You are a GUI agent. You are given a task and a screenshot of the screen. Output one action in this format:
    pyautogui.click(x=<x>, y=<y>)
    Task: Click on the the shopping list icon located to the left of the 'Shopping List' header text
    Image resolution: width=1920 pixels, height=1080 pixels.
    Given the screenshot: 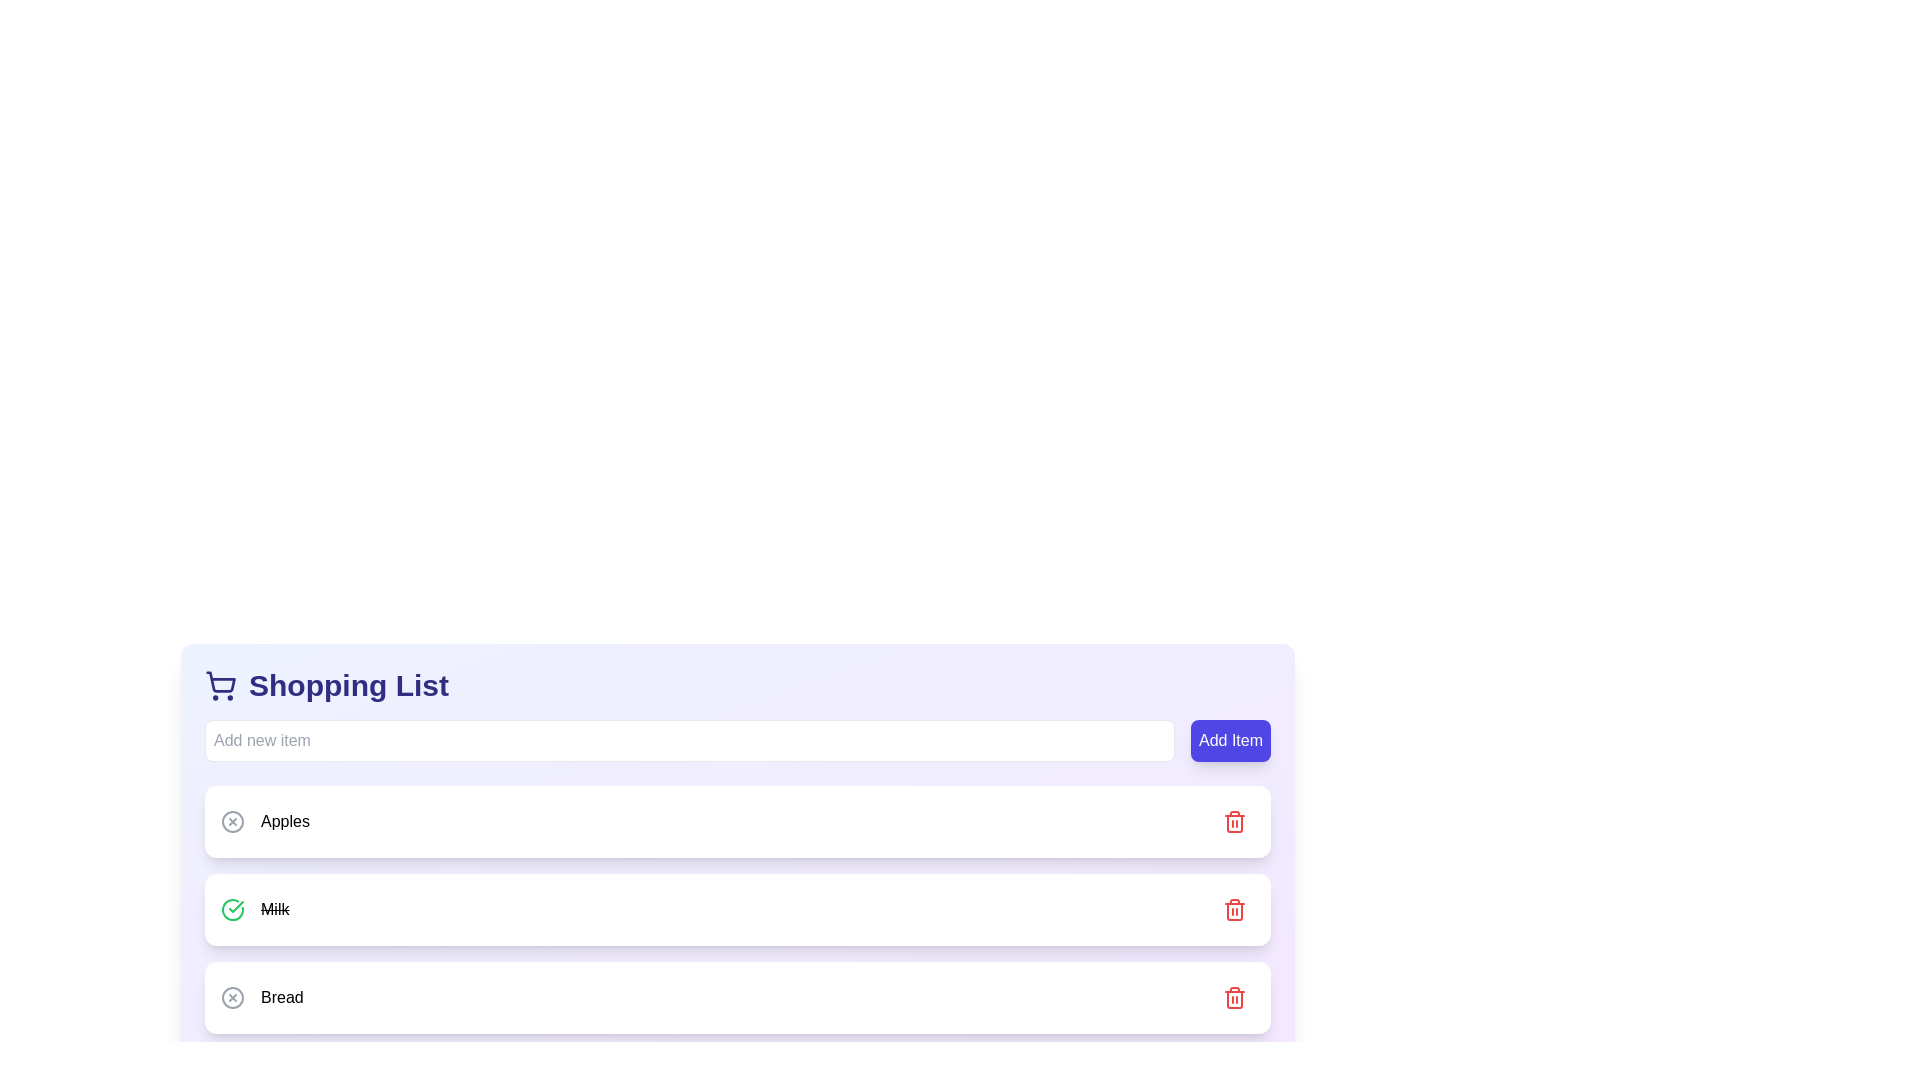 What is the action you would take?
    pyautogui.click(x=220, y=685)
    